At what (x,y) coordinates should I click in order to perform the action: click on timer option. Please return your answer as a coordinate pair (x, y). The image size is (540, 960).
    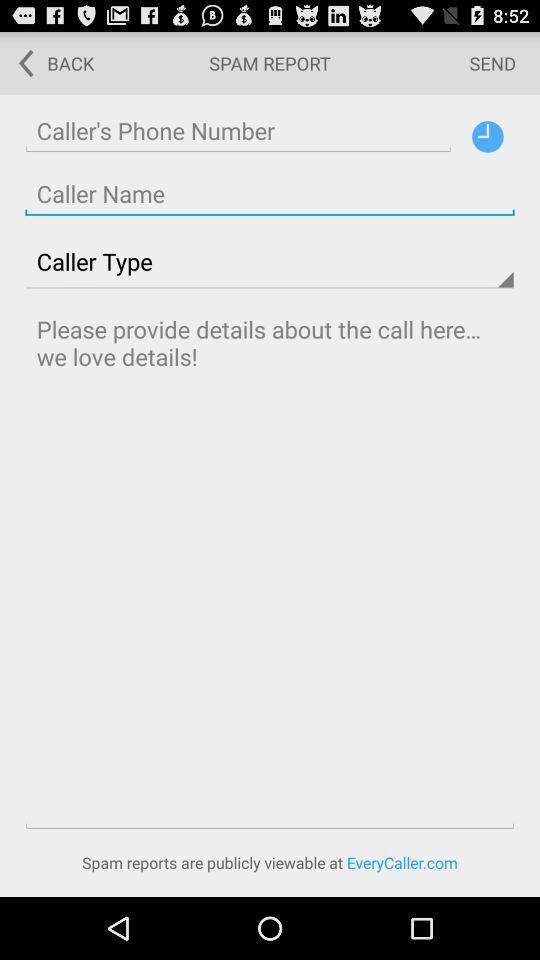
    Looking at the image, I should click on (486, 135).